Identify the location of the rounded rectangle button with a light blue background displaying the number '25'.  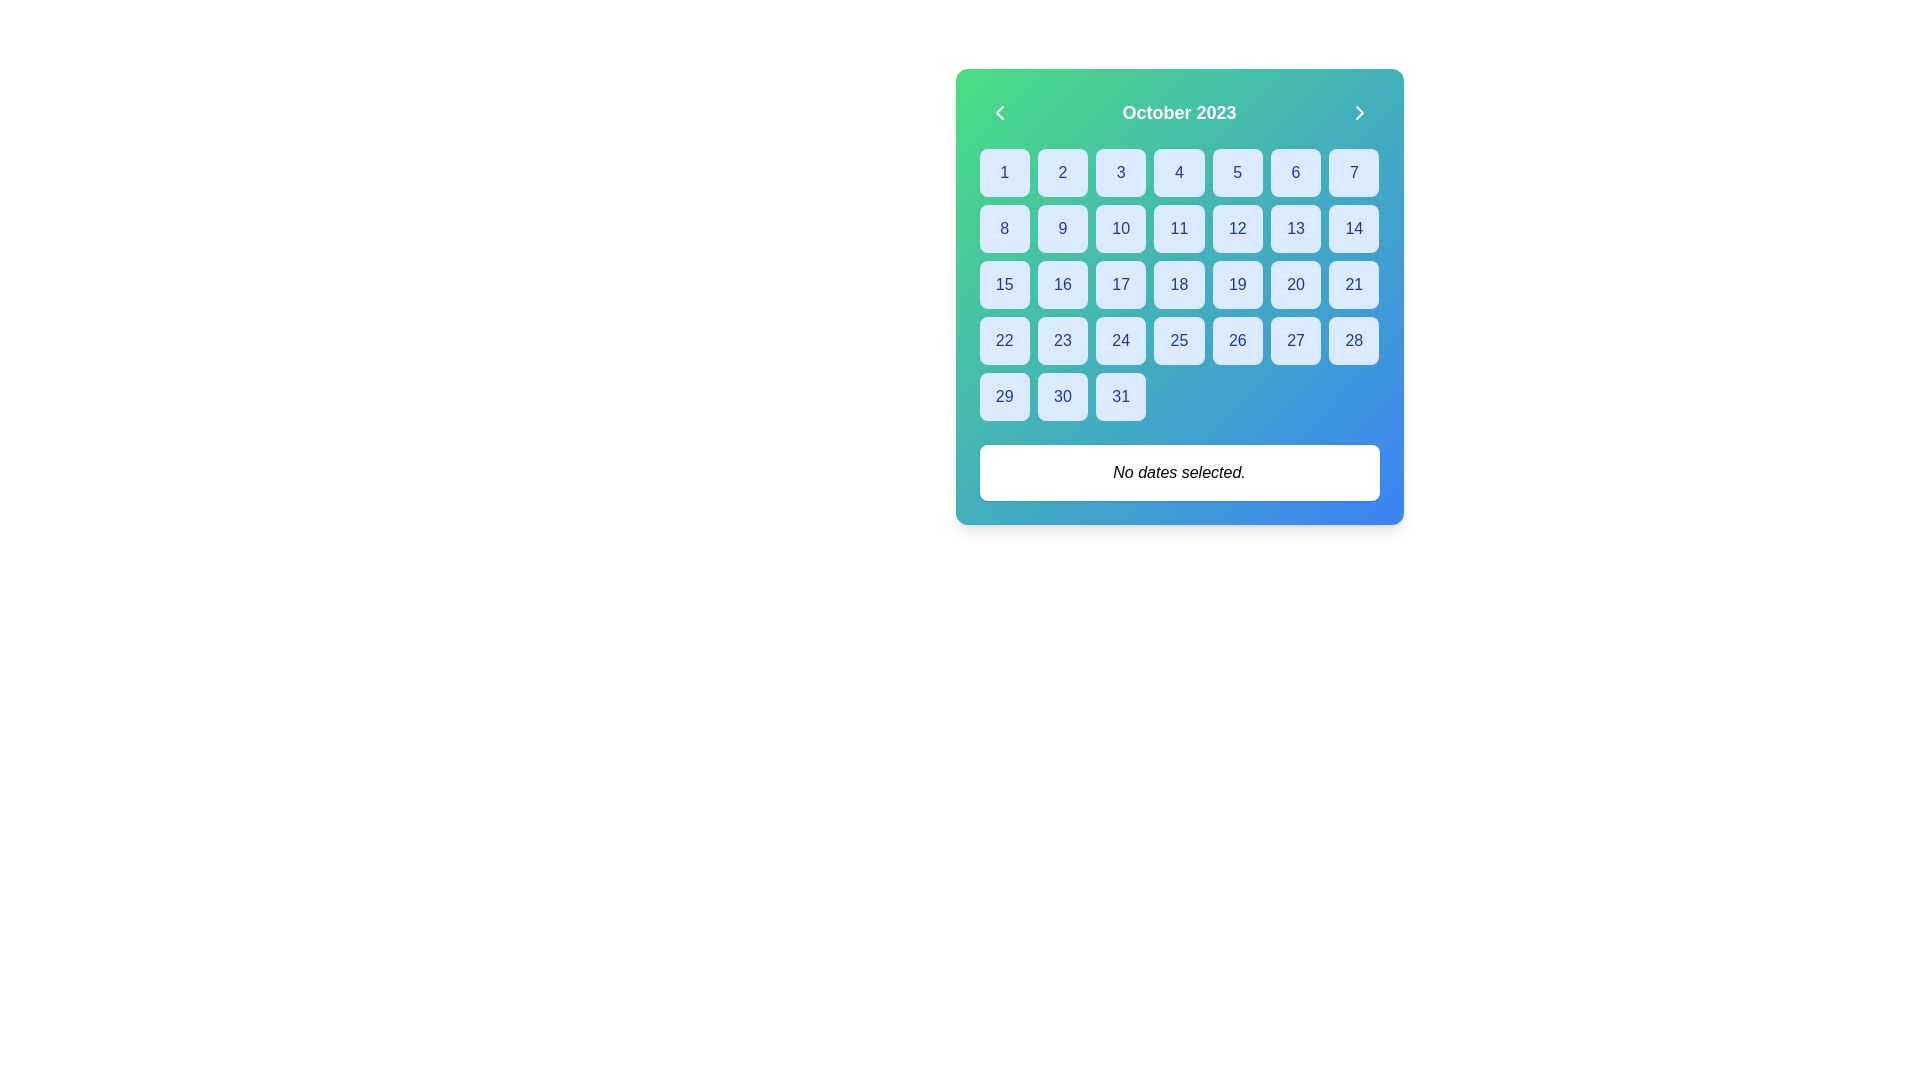
(1179, 339).